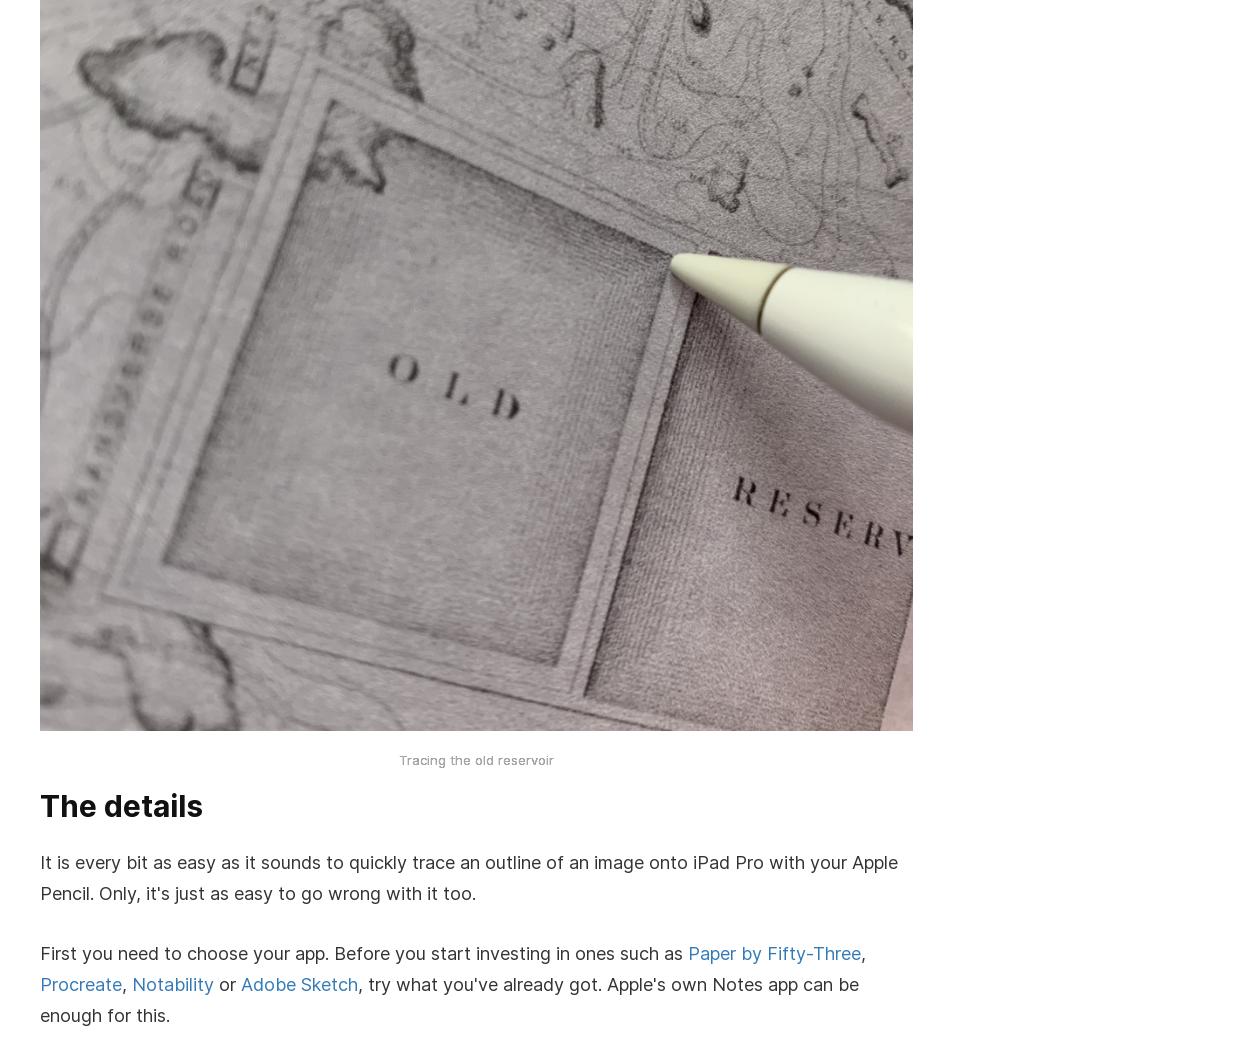 The image size is (1250, 1043). I want to click on 'Procreate', so click(80, 984).